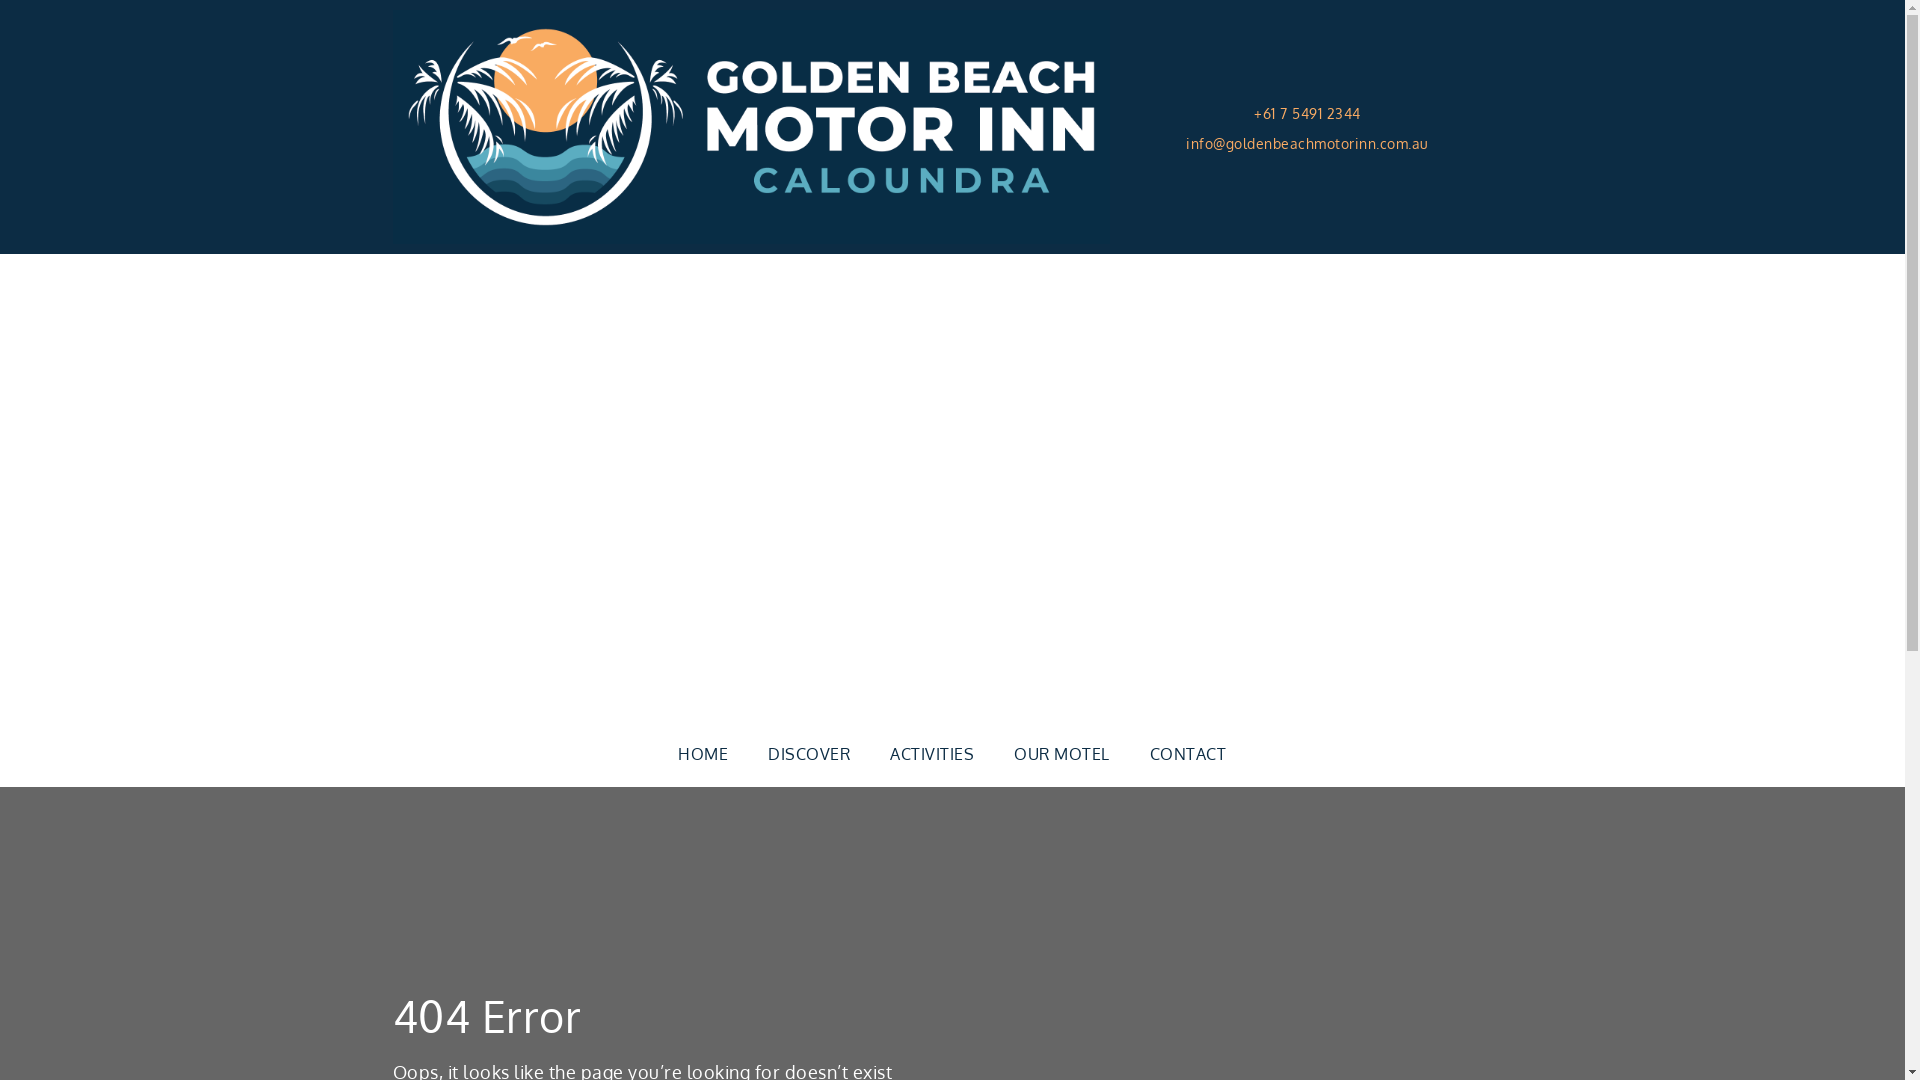  What do you see at coordinates (1060, 753) in the screenshot?
I see `'OUR MOTEL'` at bounding box center [1060, 753].